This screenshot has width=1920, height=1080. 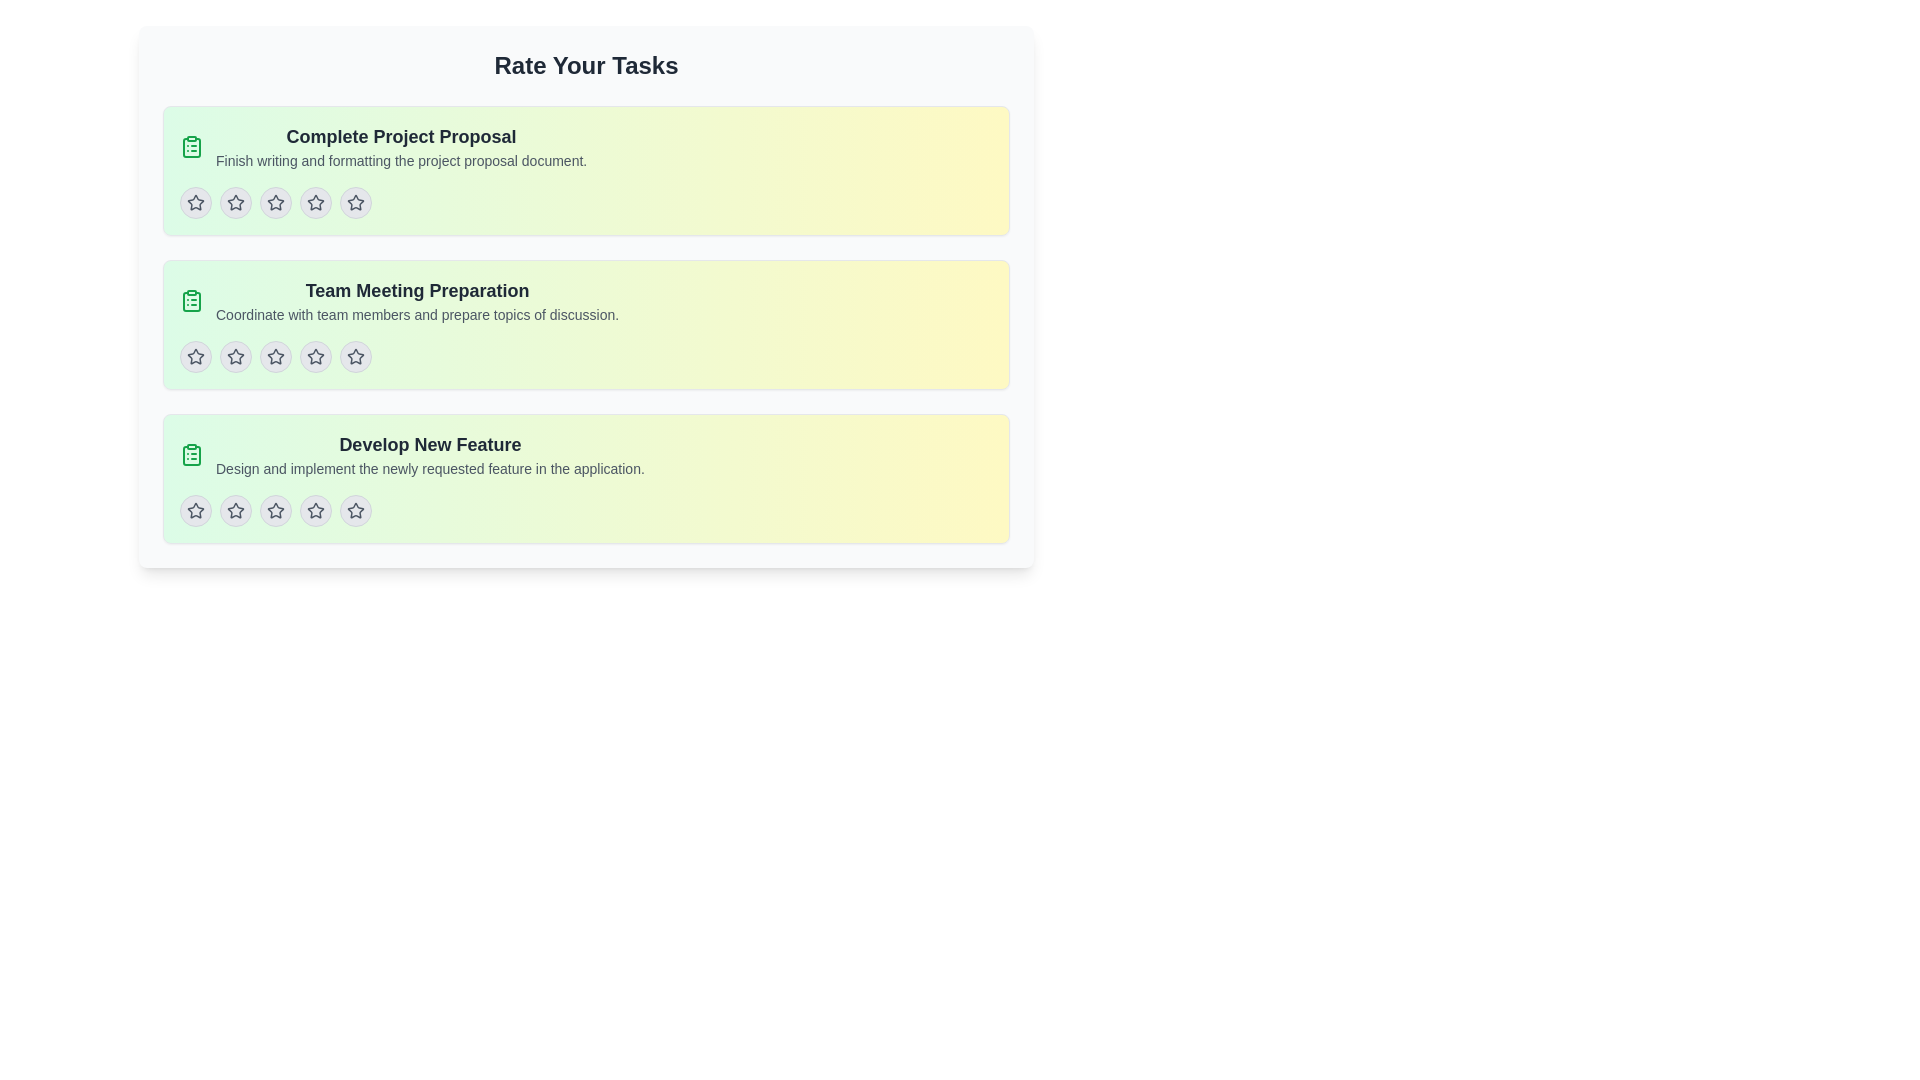 What do you see at coordinates (274, 202) in the screenshot?
I see `the second rating star icon in the rating section under 'Complete Project Proposal'` at bounding box center [274, 202].